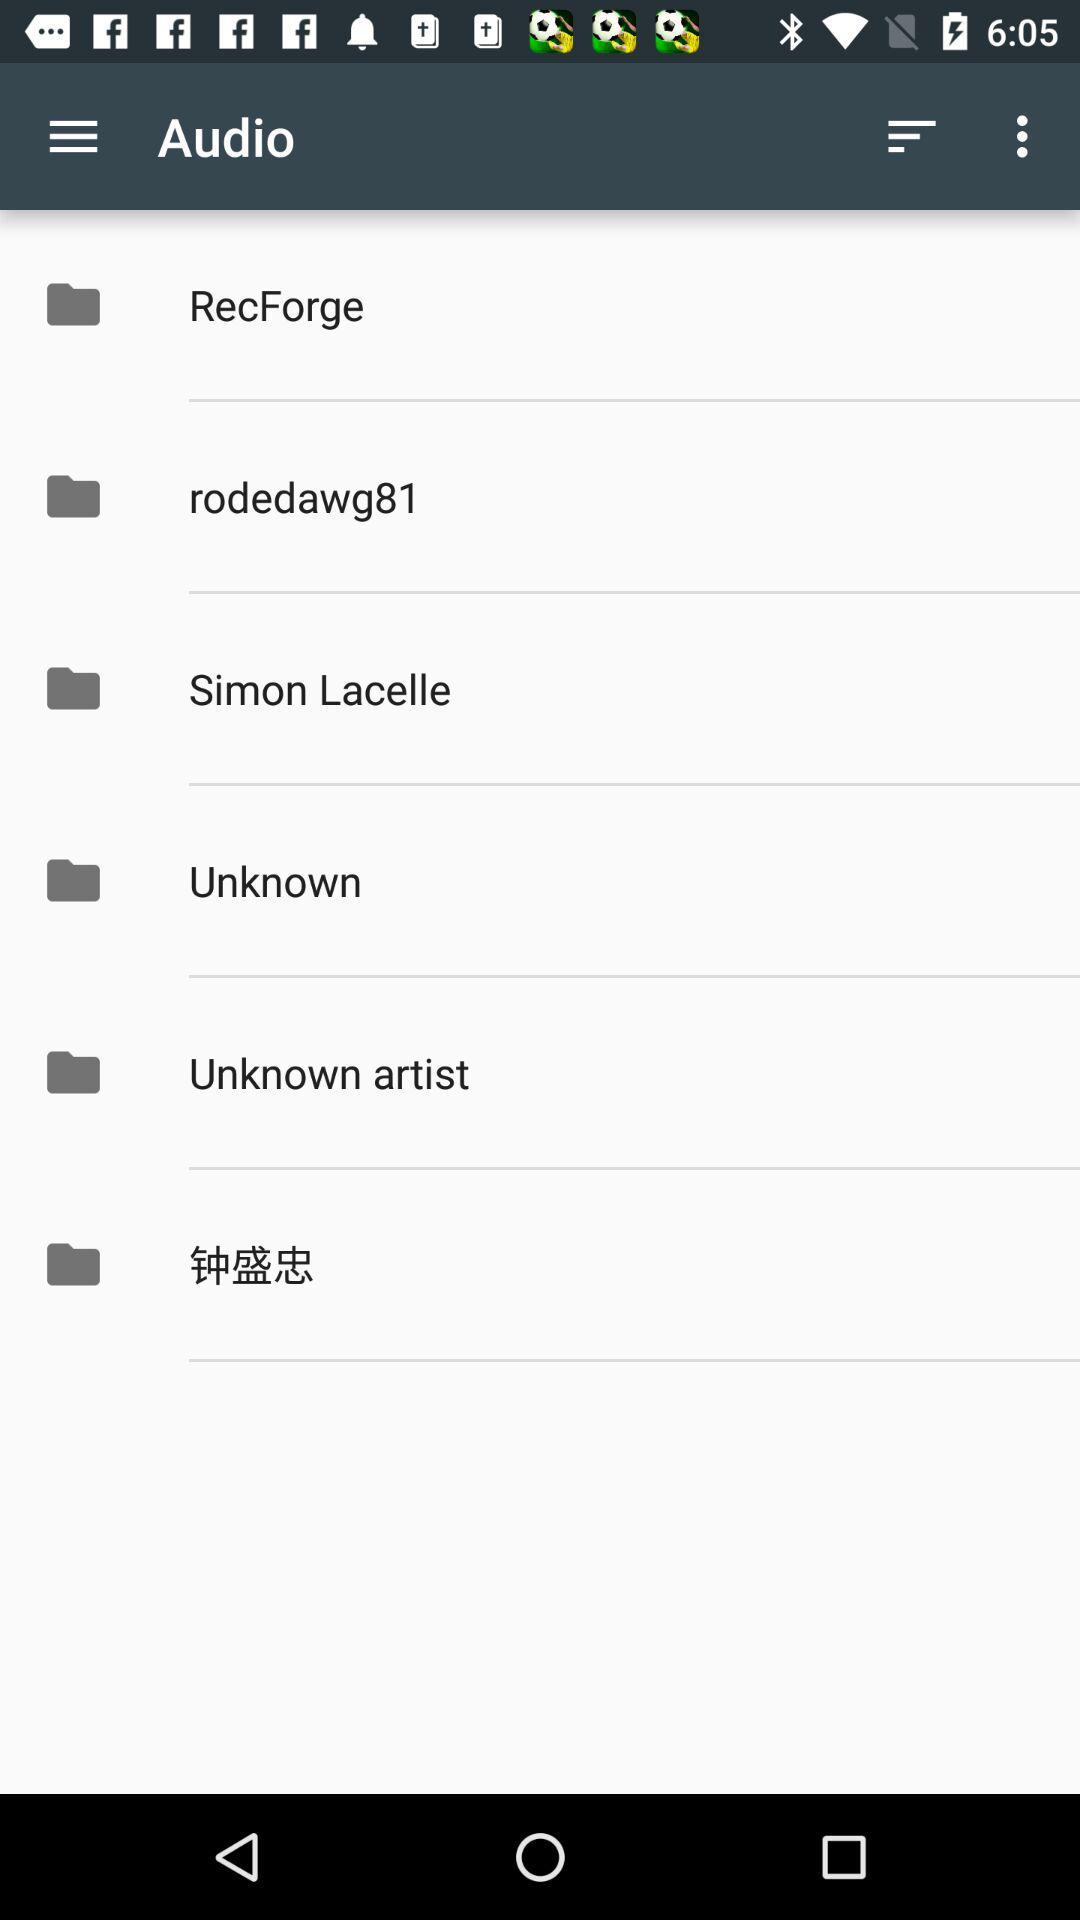 This screenshot has width=1080, height=1920. What do you see at coordinates (1027, 135) in the screenshot?
I see `item above recforge item` at bounding box center [1027, 135].